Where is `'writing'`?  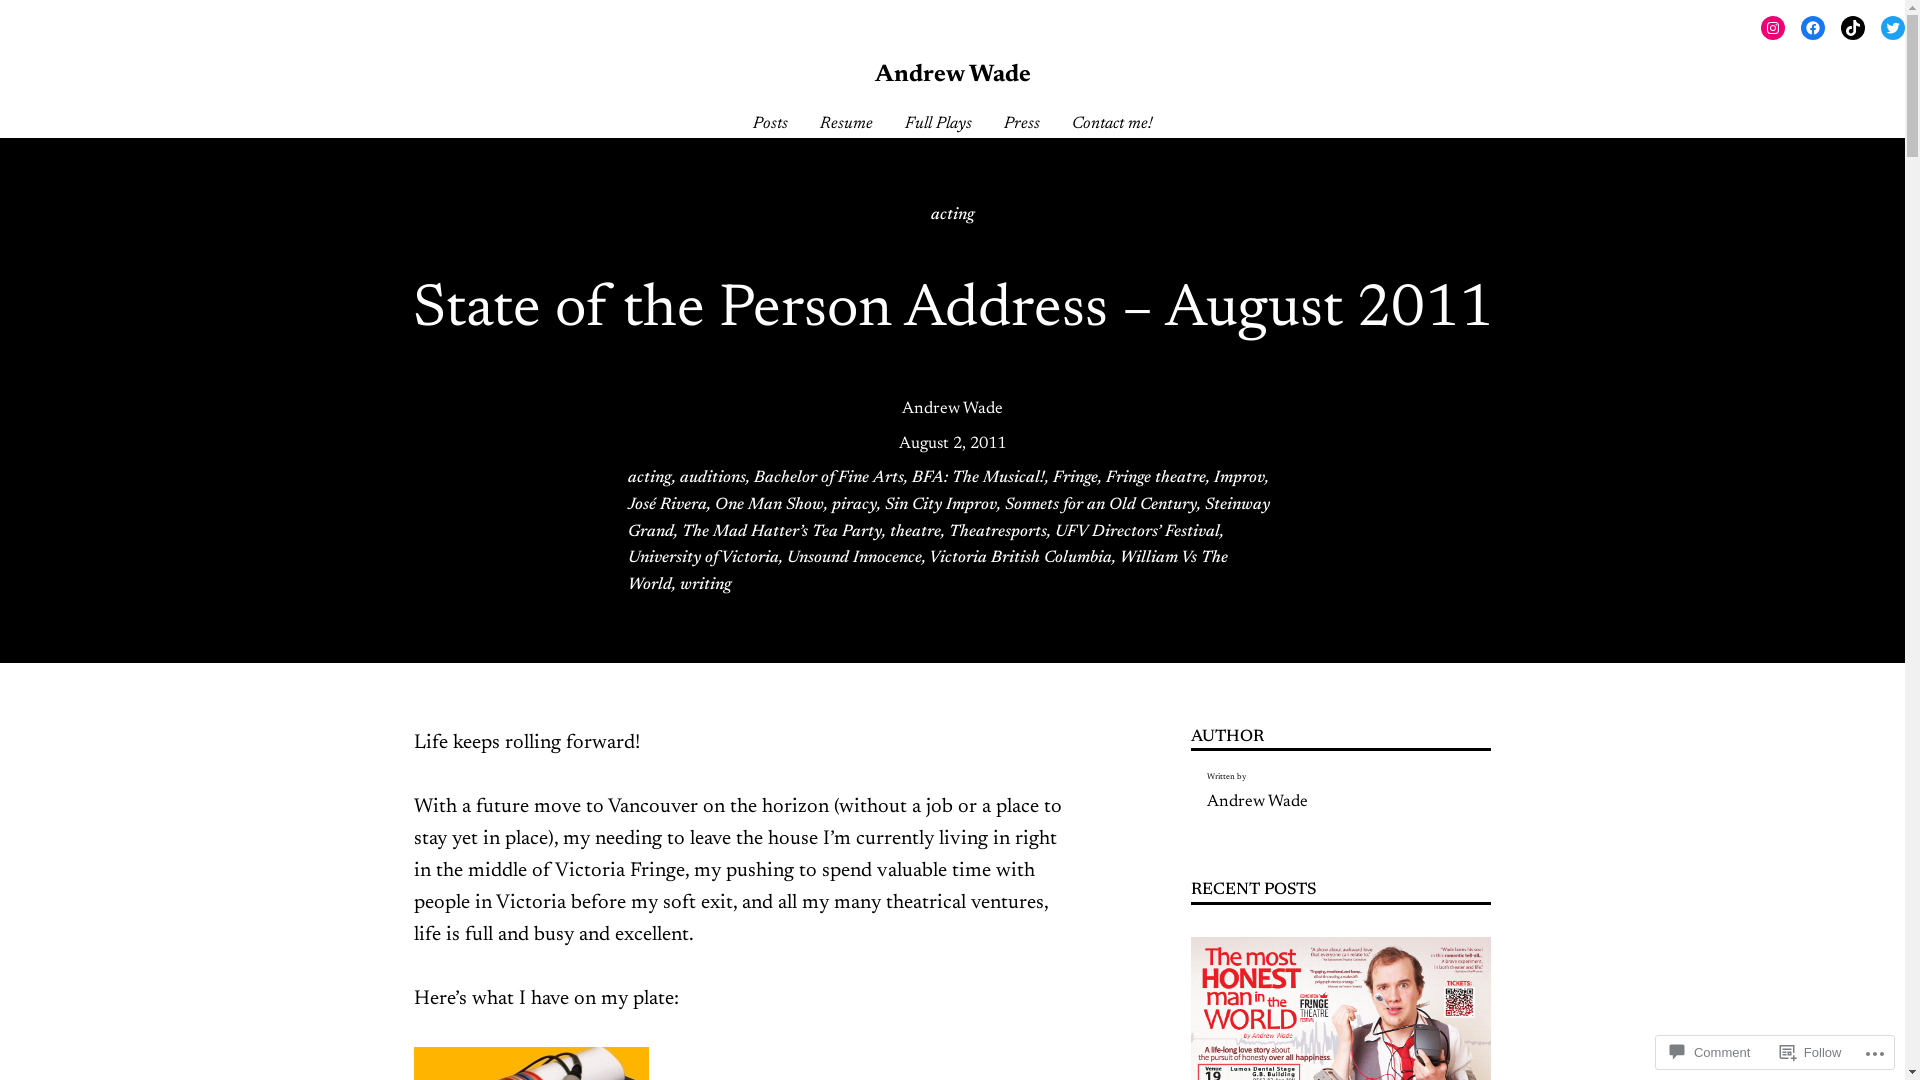
'writing' is located at coordinates (705, 585).